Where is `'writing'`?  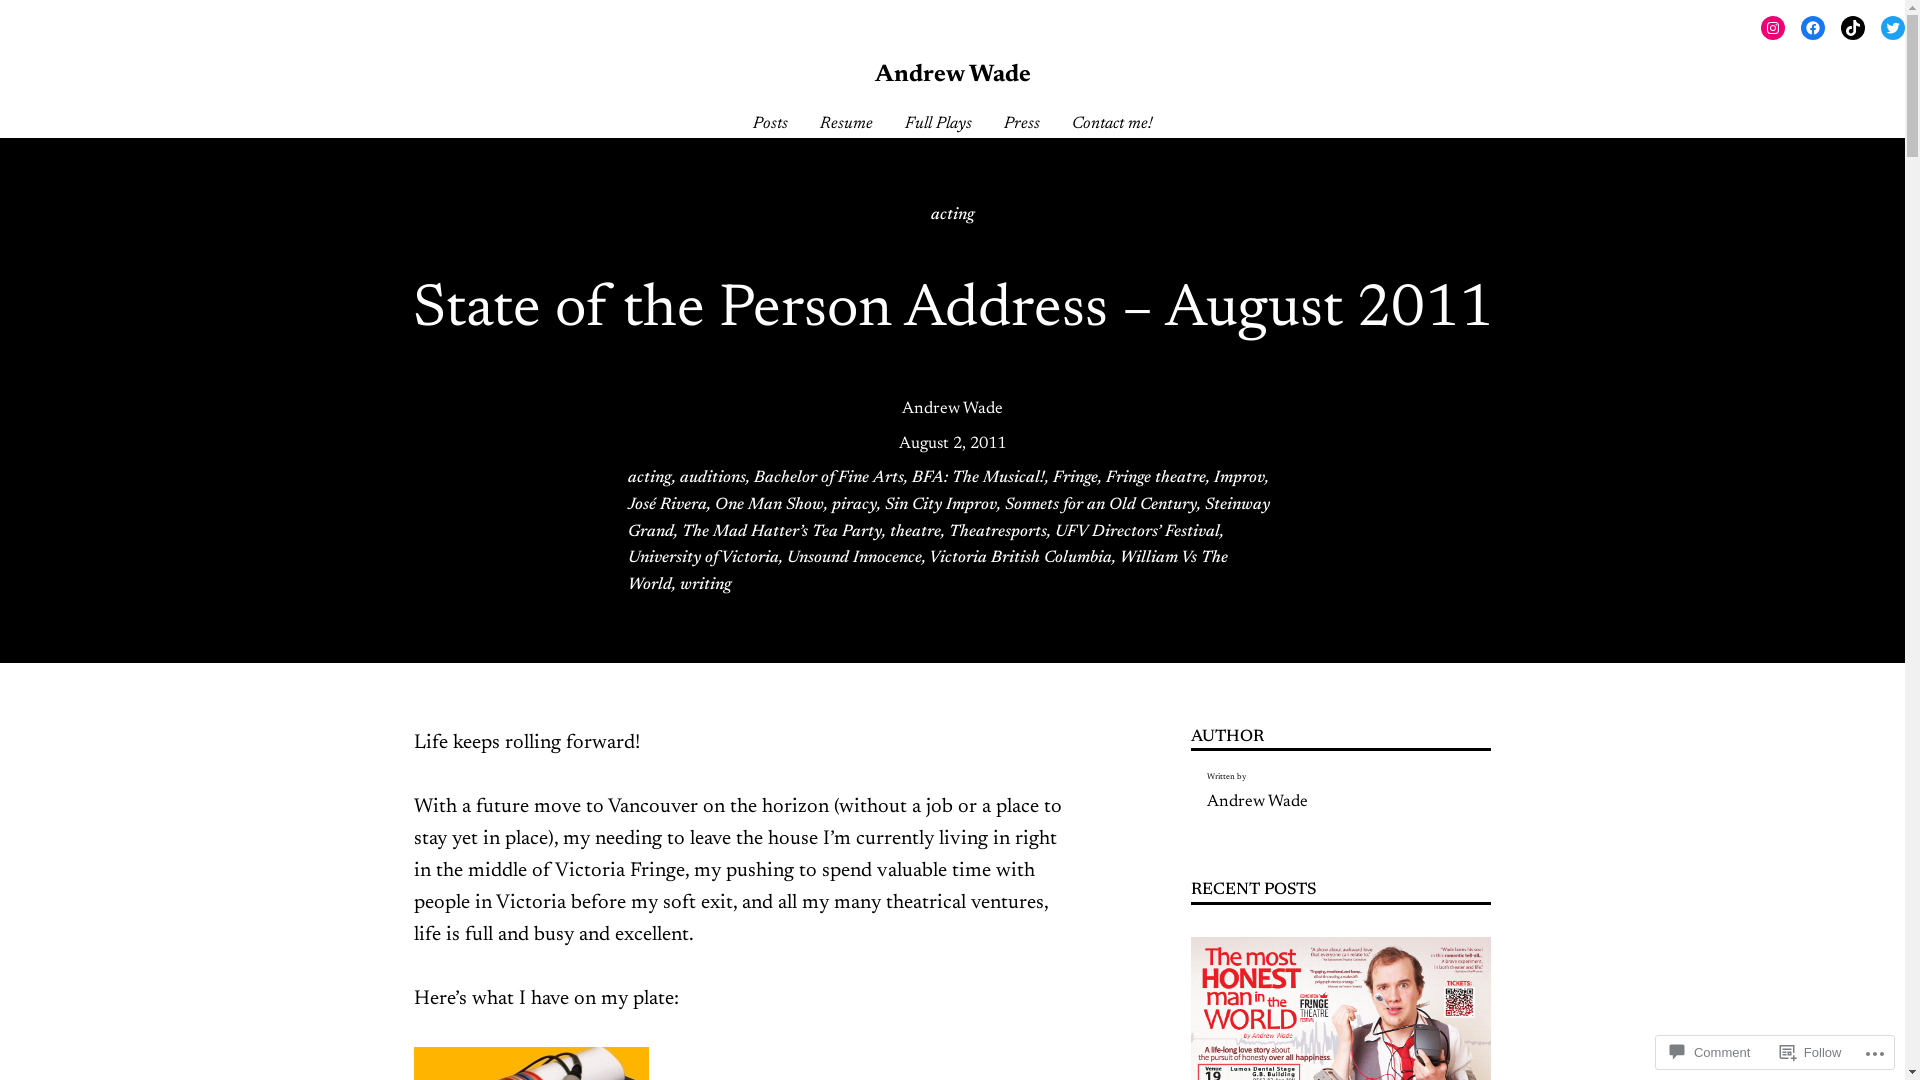
'writing' is located at coordinates (705, 585).